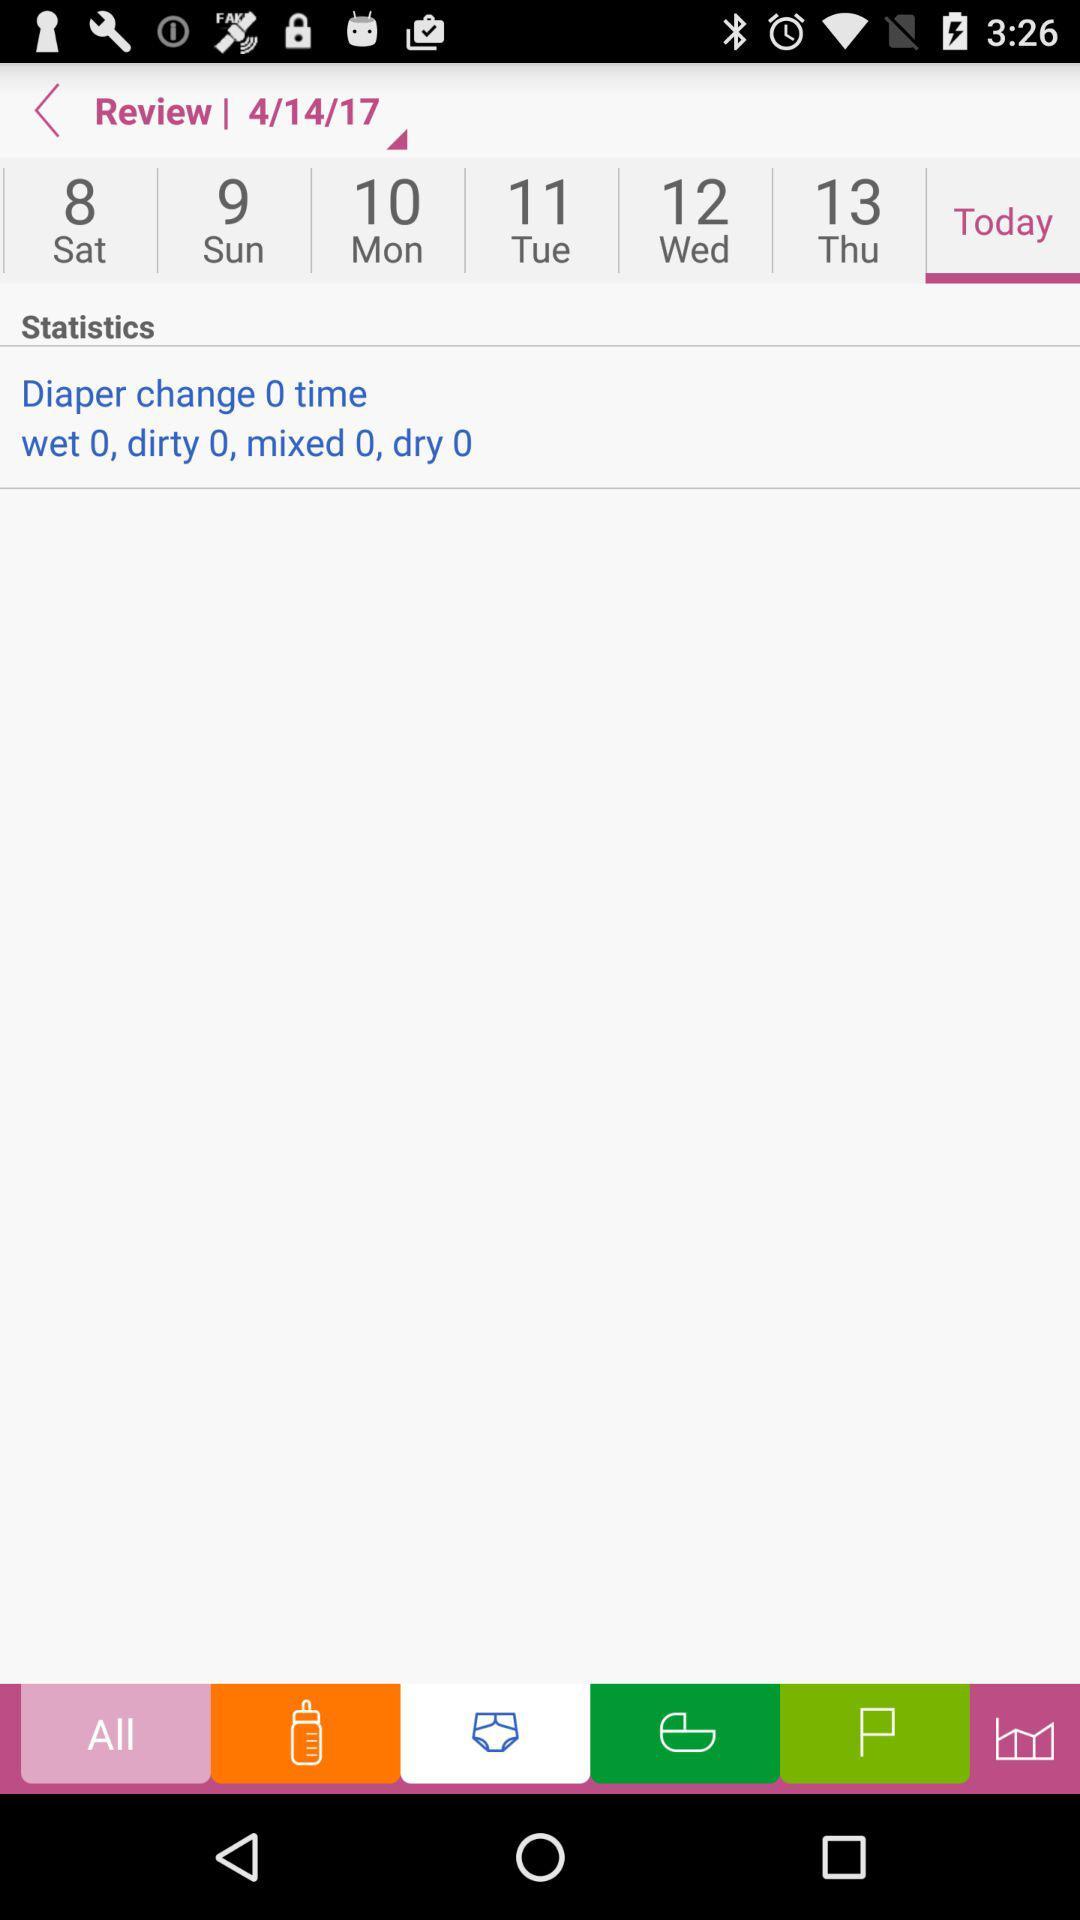  What do you see at coordinates (78, 220) in the screenshot?
I see `the icon to the left of the 9 item` at bounding box center [78, 220].